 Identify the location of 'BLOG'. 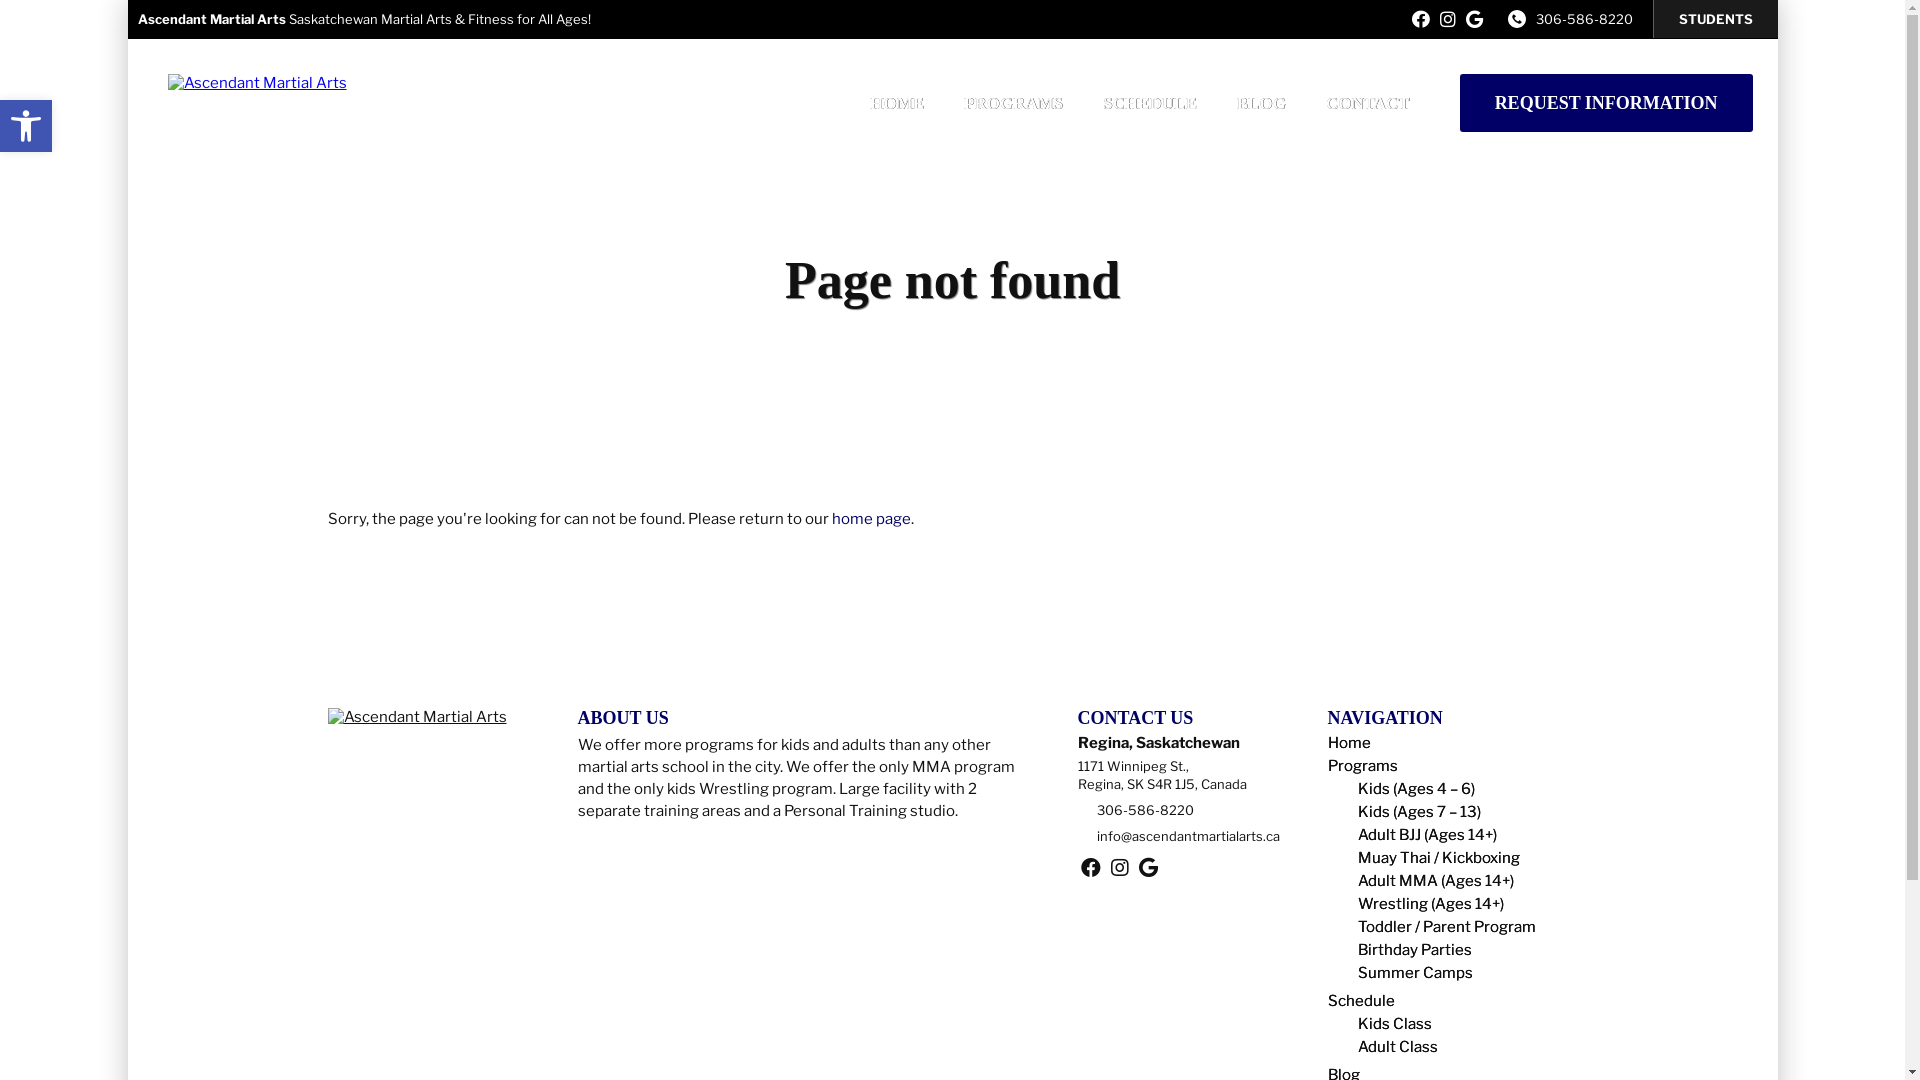
(1260, 102).